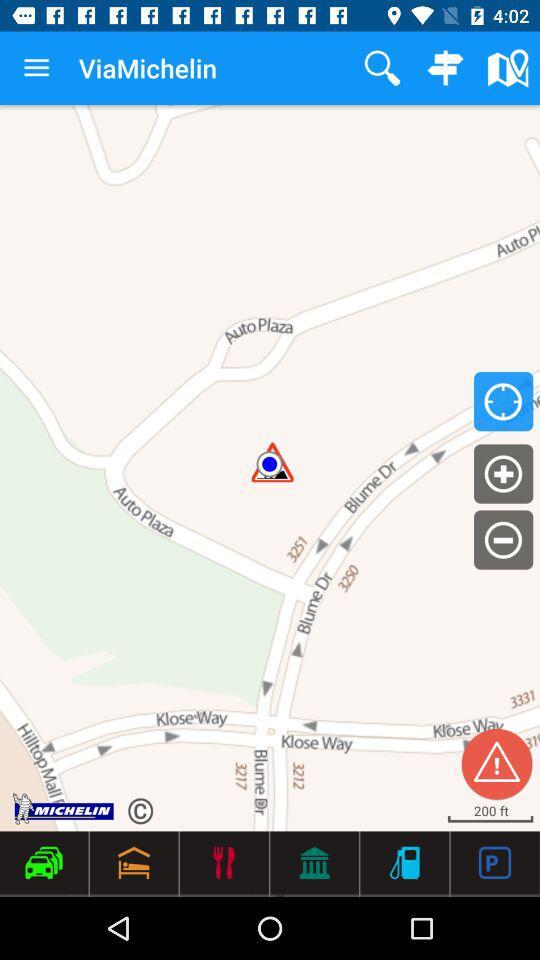  I want to click on the refresh icon, so click(139, 811).